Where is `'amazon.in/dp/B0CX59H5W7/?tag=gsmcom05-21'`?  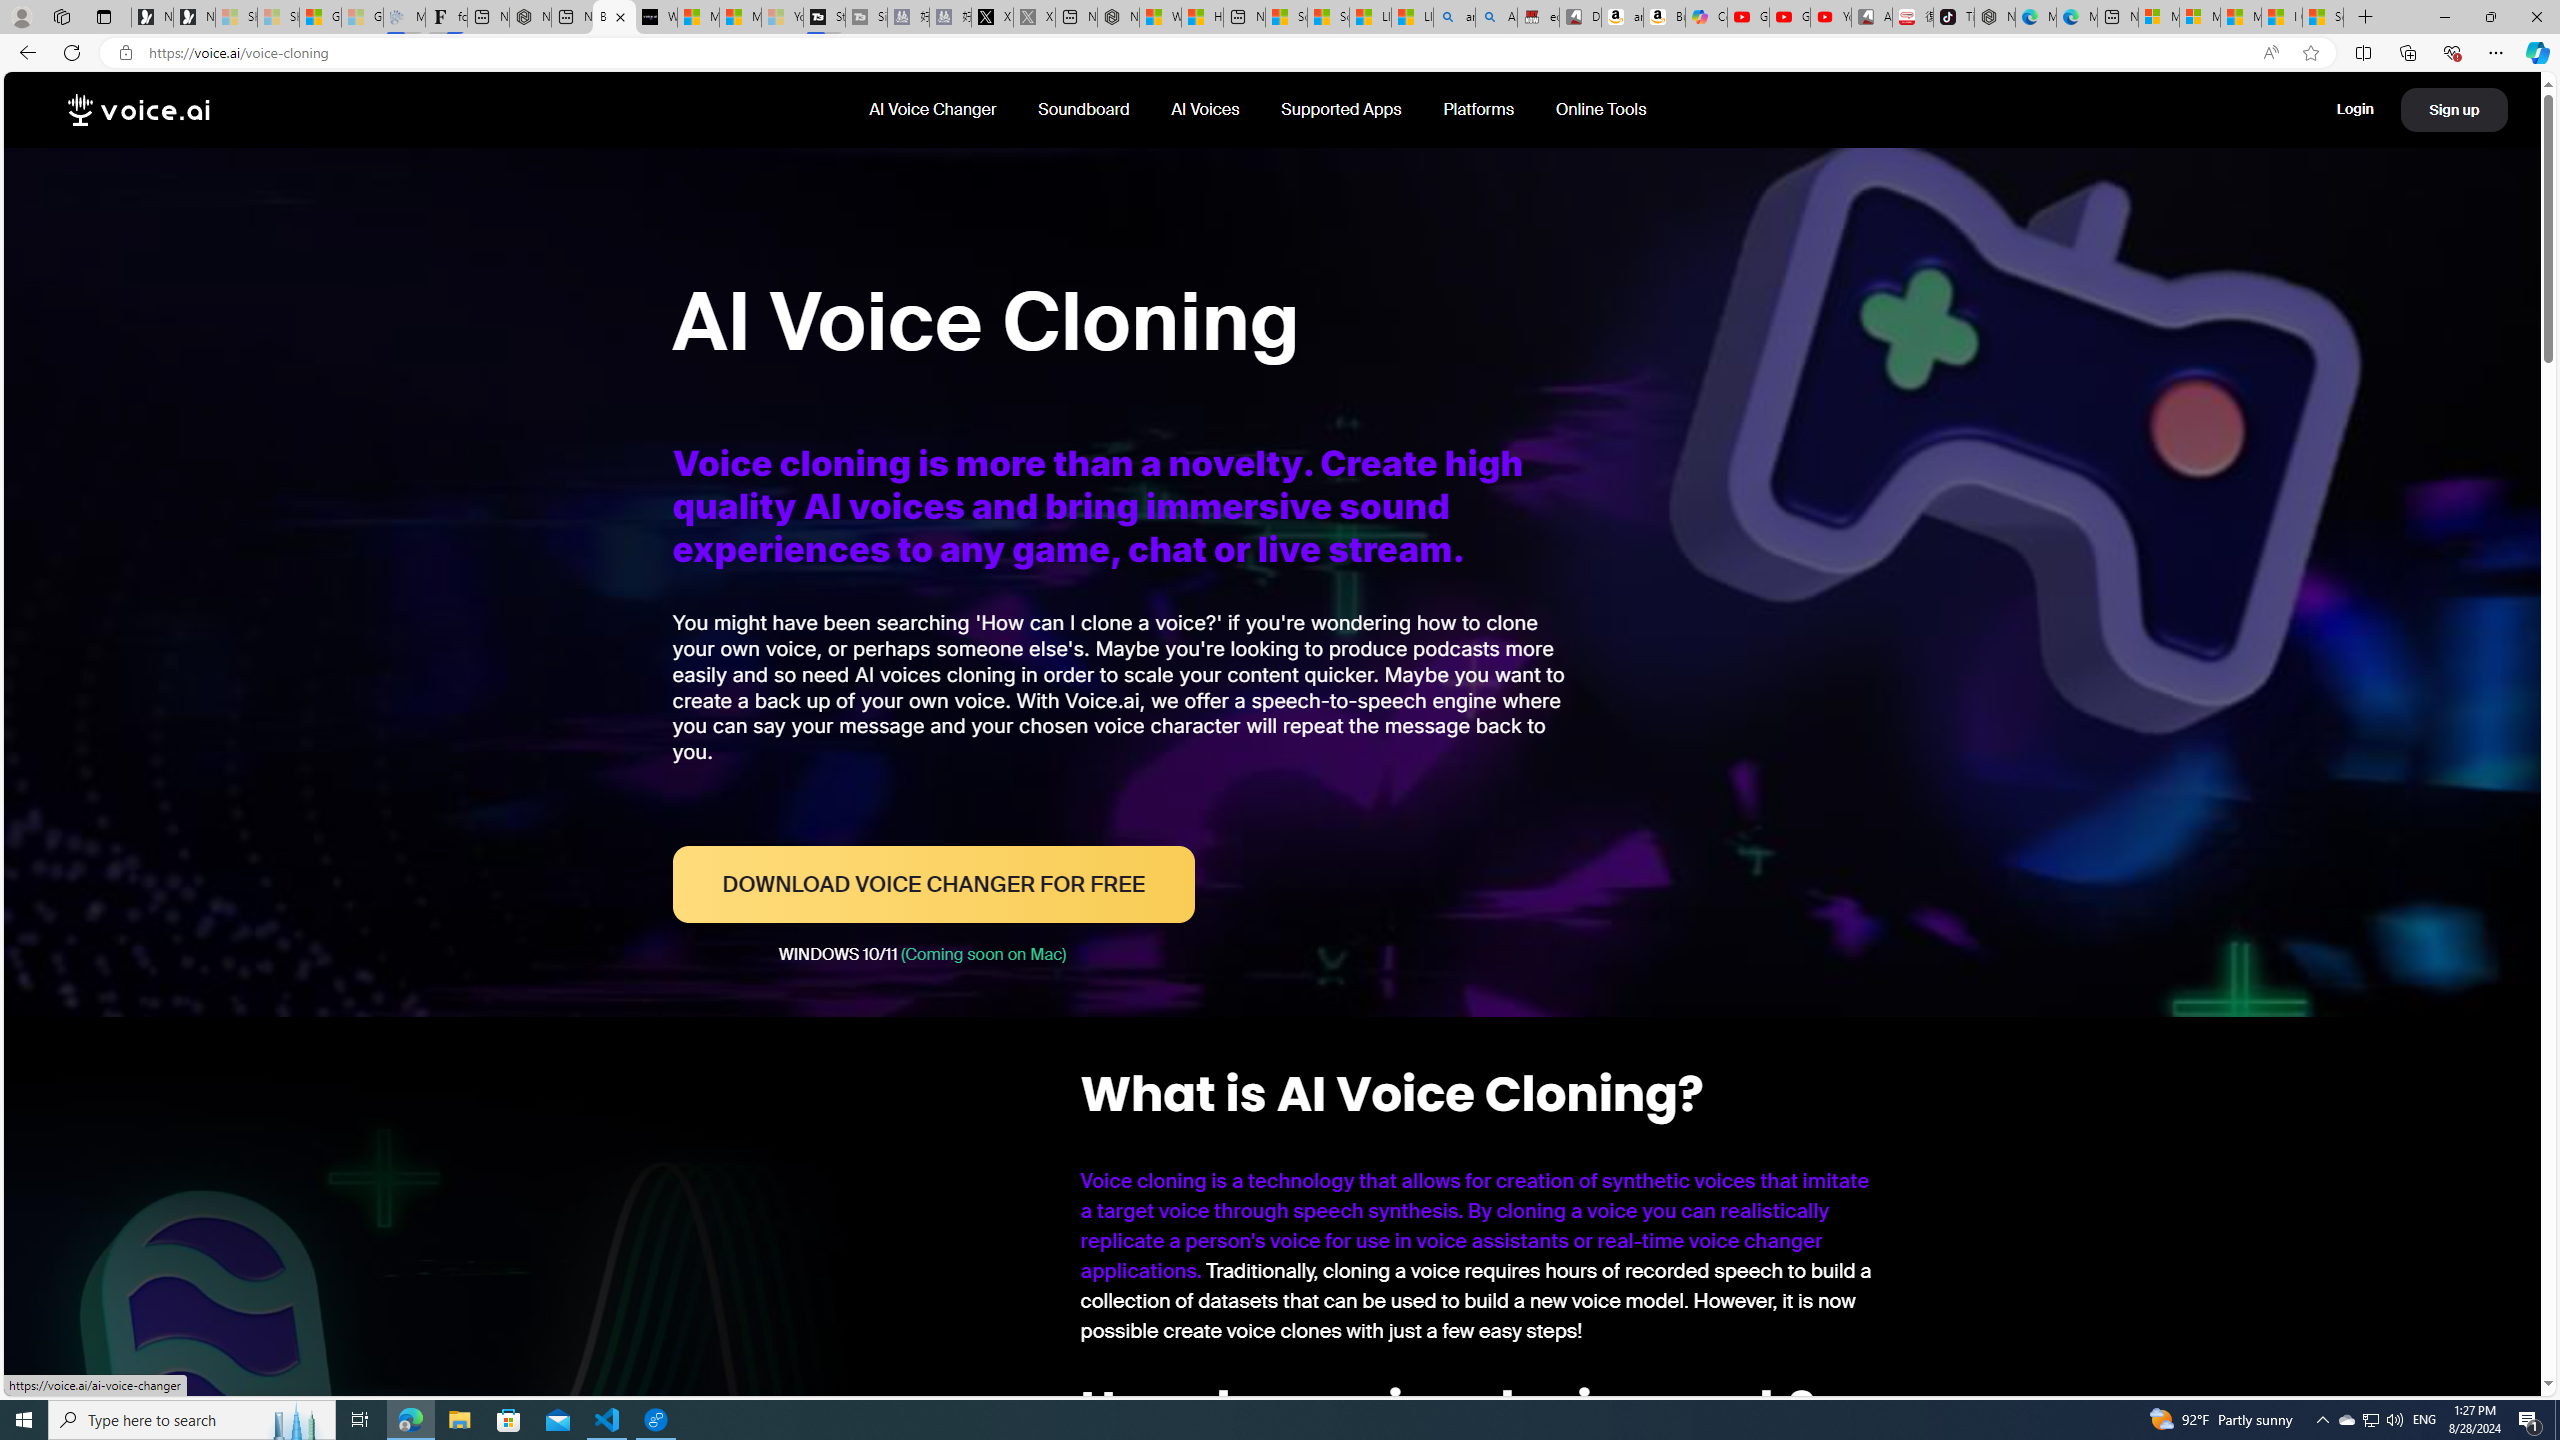
'amazon.in/dp/B0CX59H5W7/?tag=gsmcom05-21' is located at coordinates (1621, 16).